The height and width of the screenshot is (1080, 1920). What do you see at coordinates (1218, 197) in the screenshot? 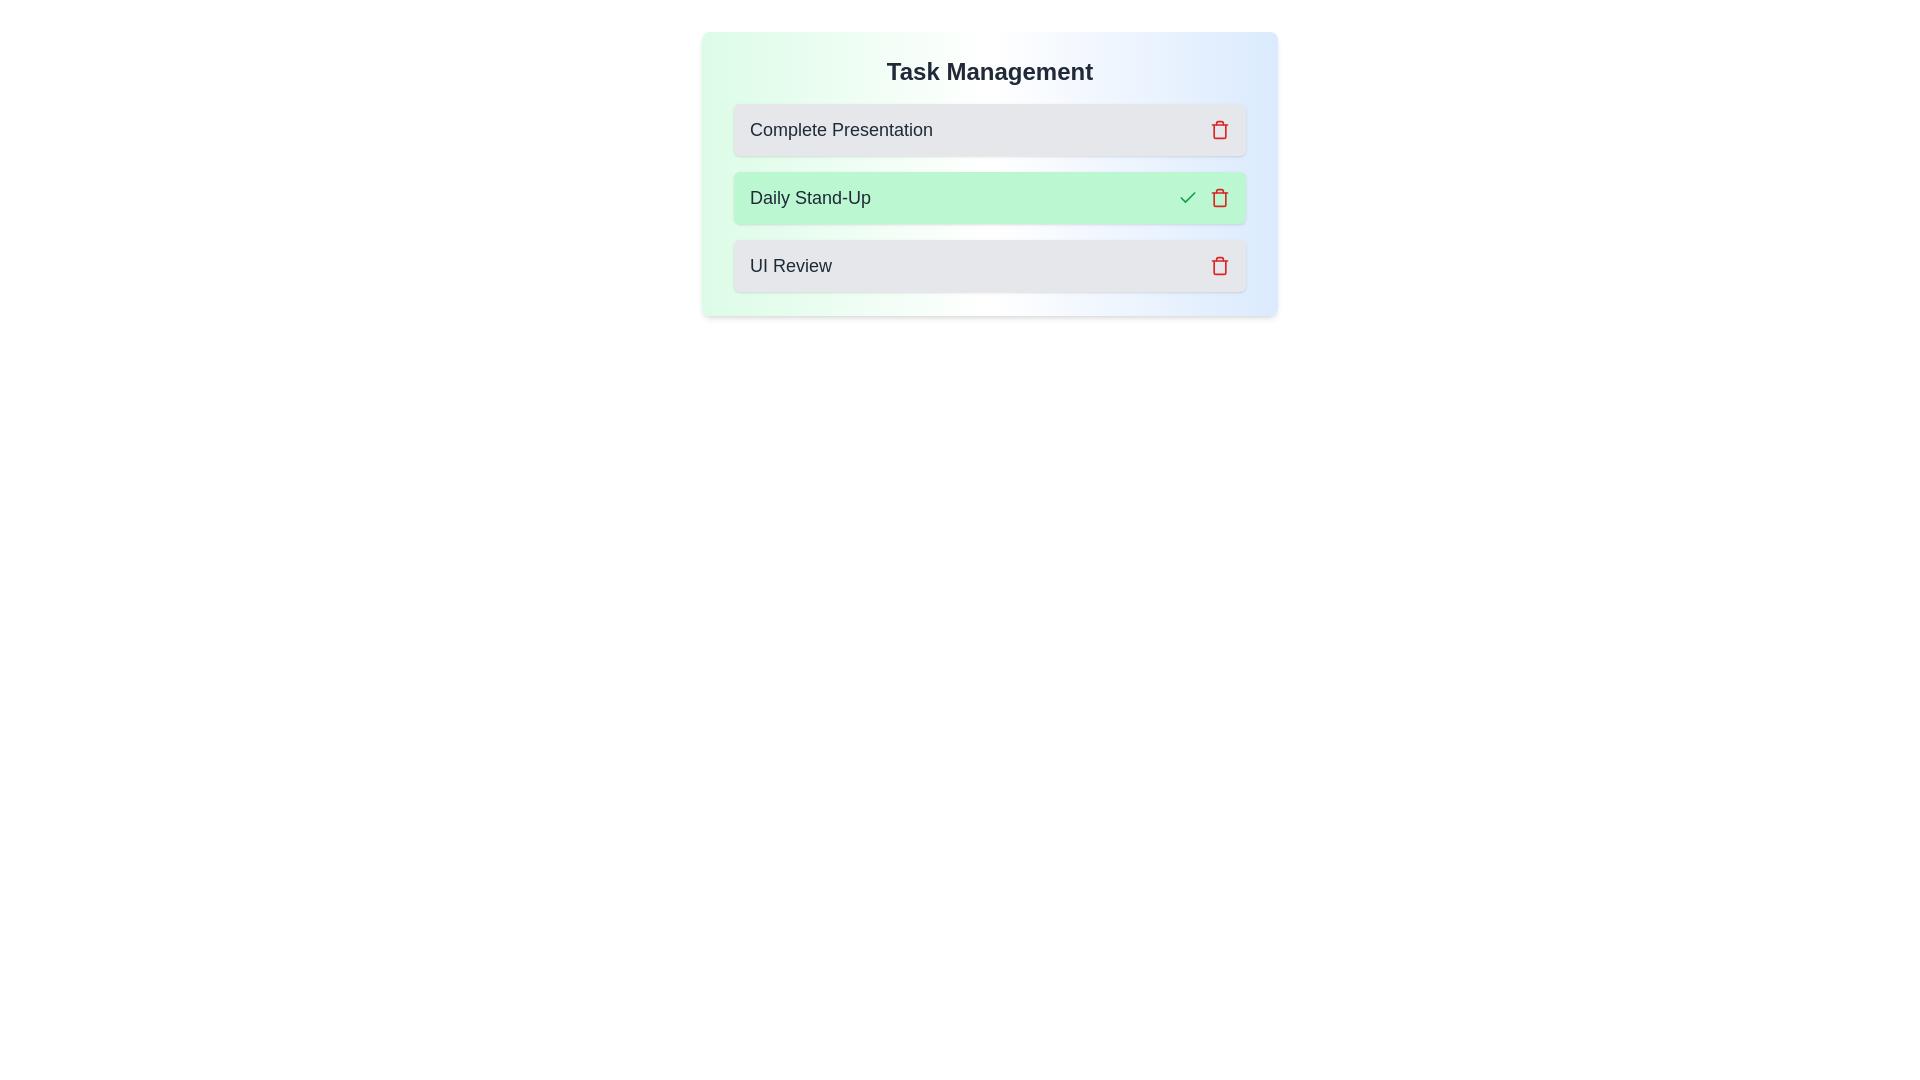
I see `trash icon for the task named Daily Stand-Up` at bounding box center [1218, 197].